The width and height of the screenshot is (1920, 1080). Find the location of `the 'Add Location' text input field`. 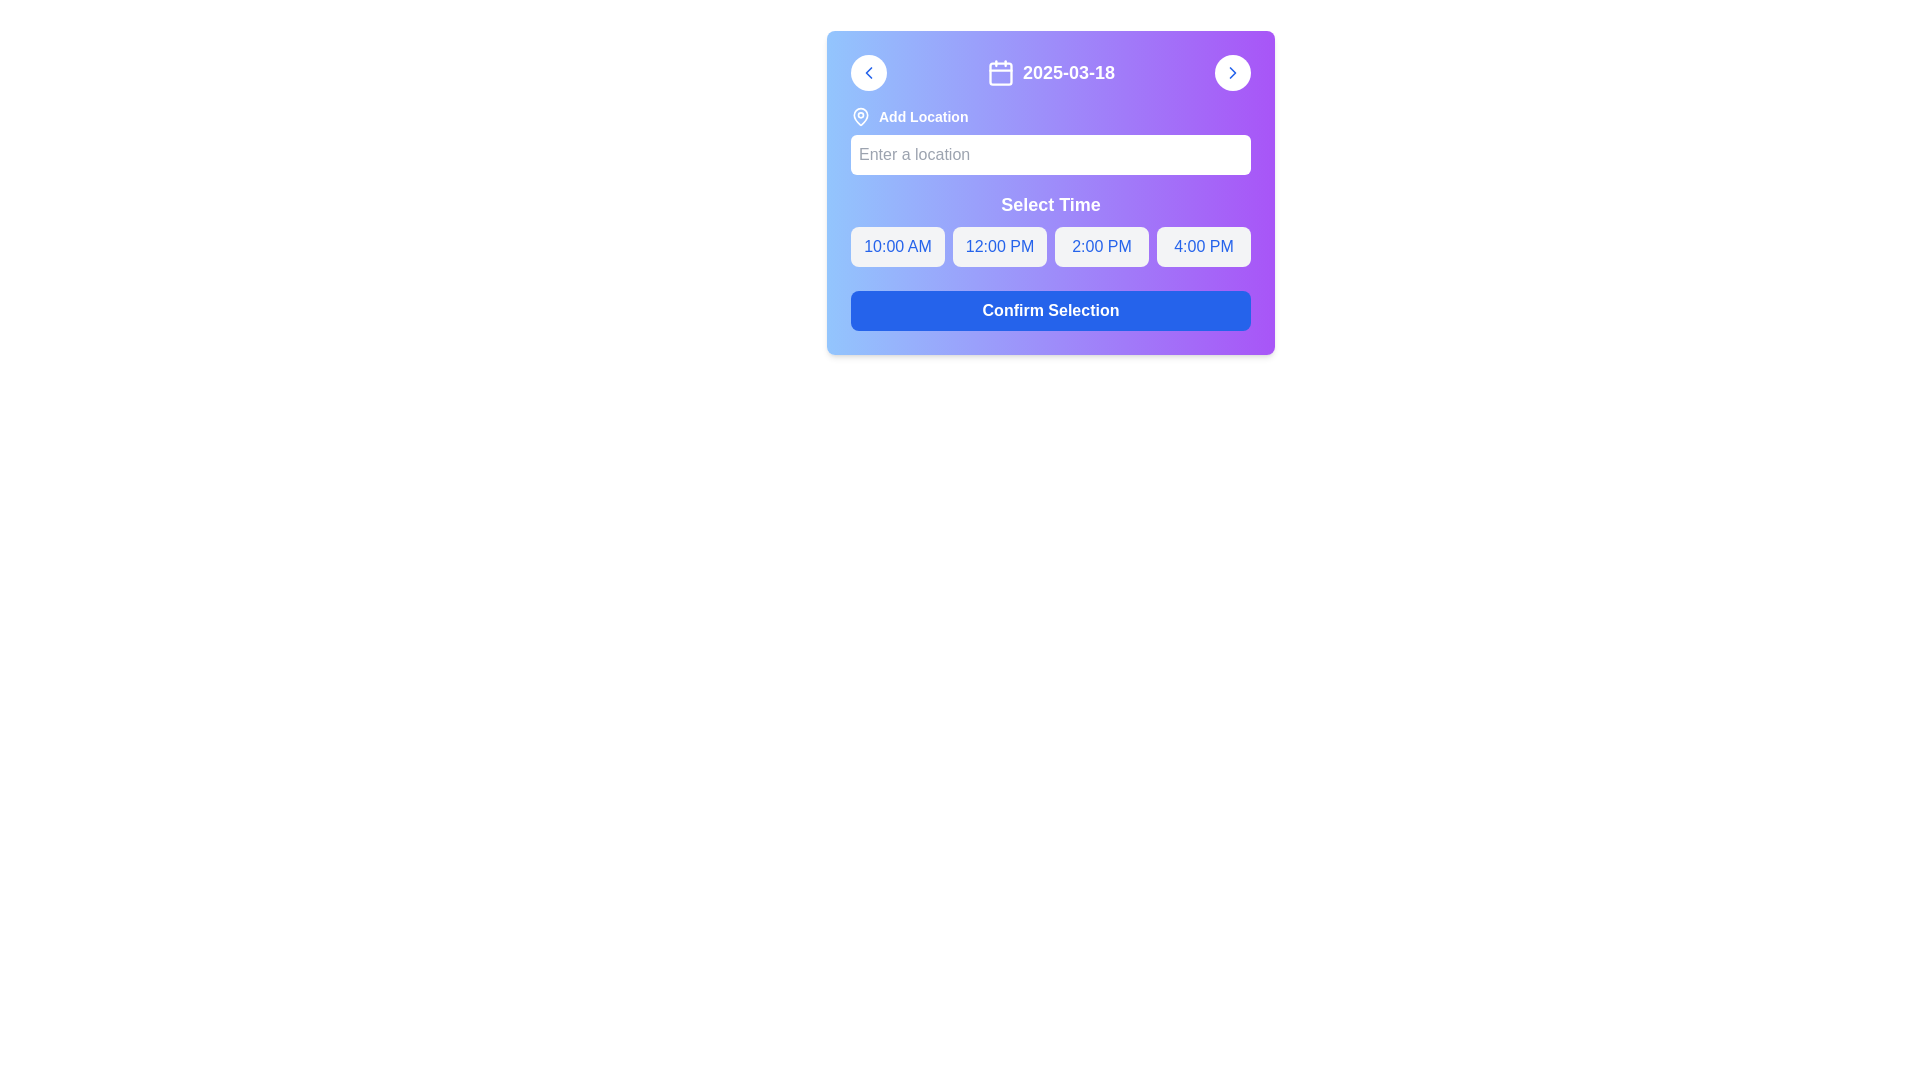

the 'Add Location' text input field is located at coordinates (1050, 140).